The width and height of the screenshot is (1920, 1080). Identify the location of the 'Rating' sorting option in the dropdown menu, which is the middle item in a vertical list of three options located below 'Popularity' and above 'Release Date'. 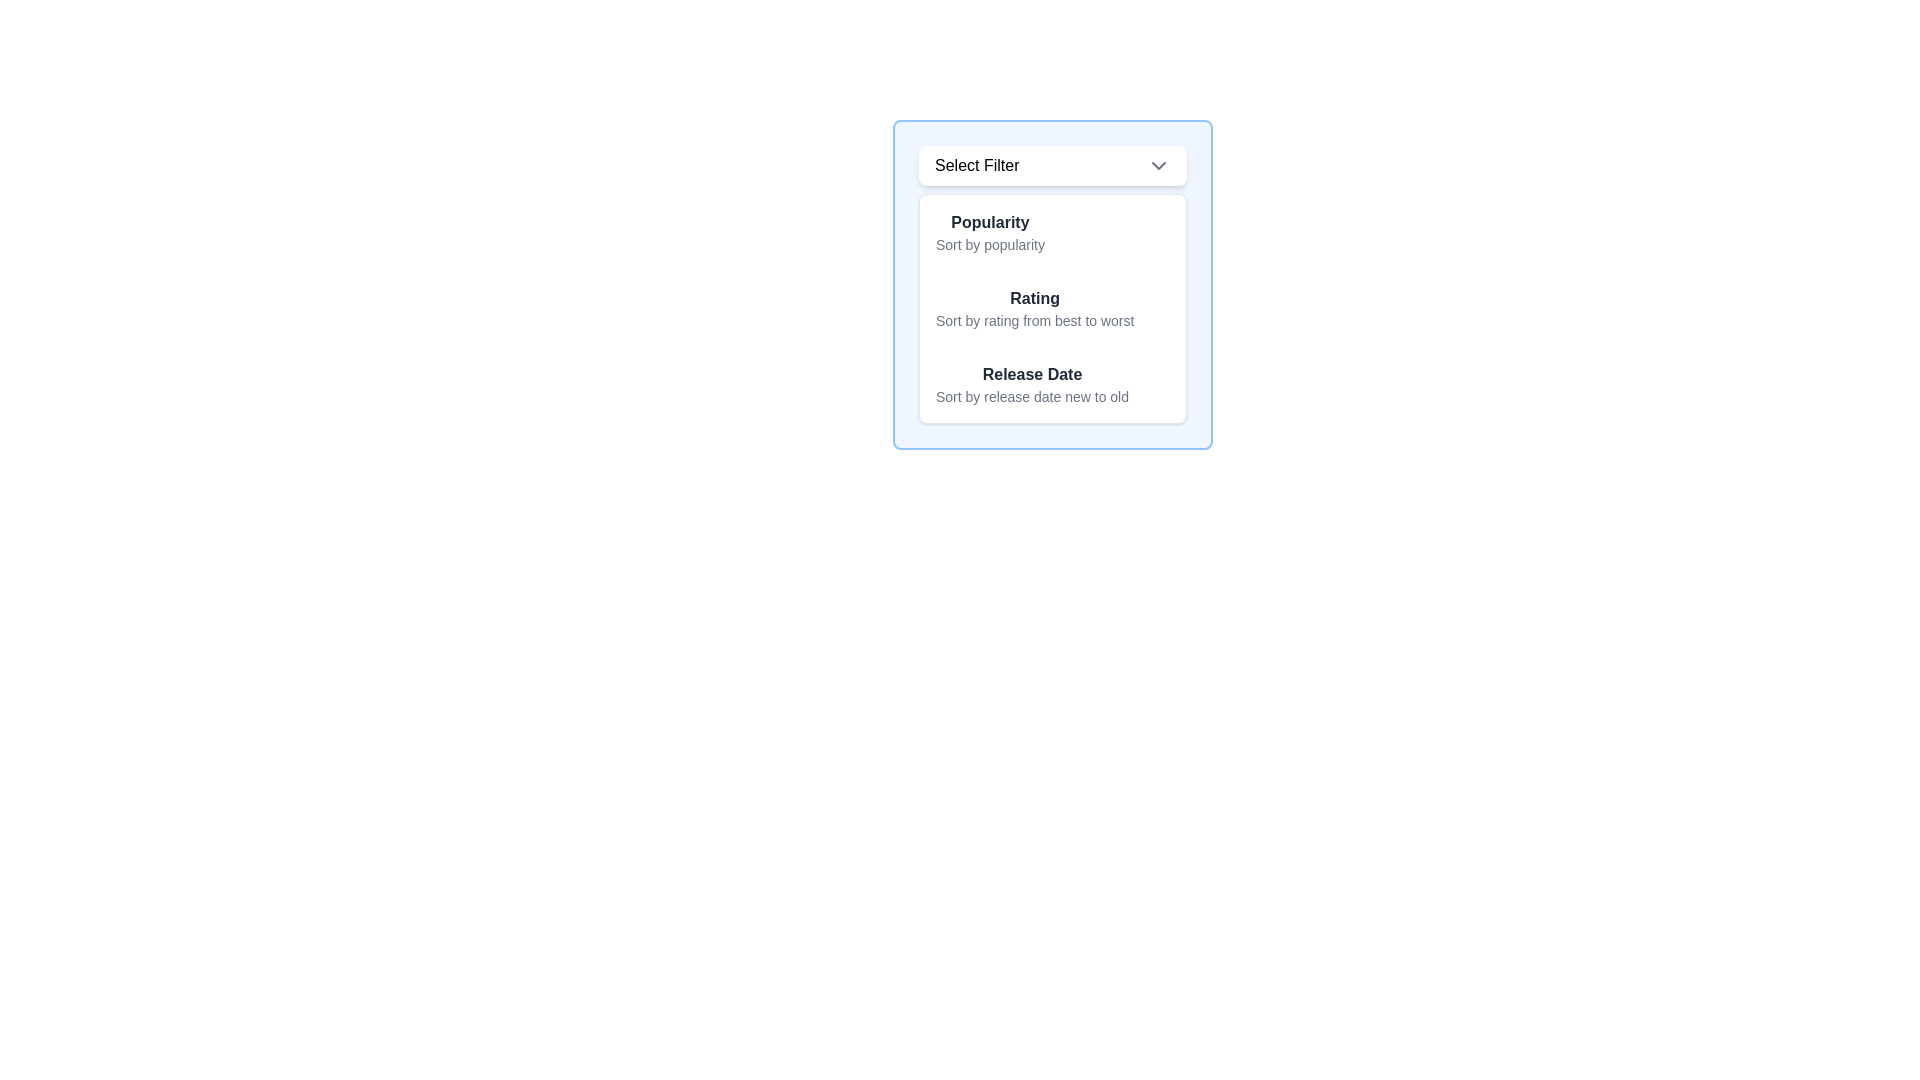
(1051, 308).